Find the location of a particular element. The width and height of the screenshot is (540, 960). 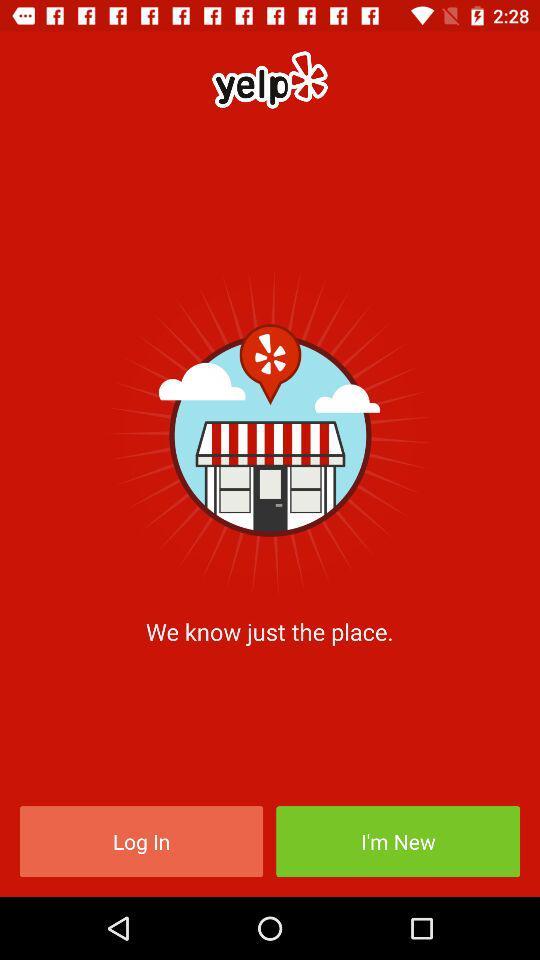

log in is located at coordinates (140, 840).